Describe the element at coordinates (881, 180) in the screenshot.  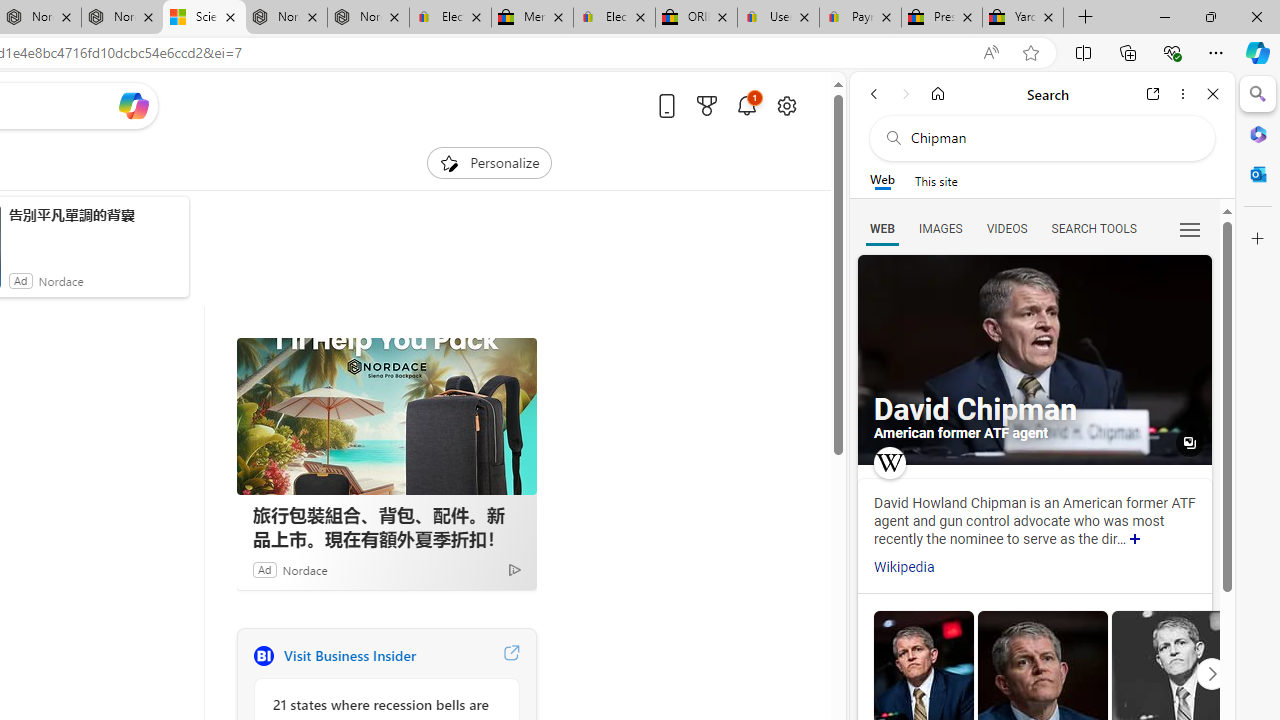
I see `'Web scope'` at that location.